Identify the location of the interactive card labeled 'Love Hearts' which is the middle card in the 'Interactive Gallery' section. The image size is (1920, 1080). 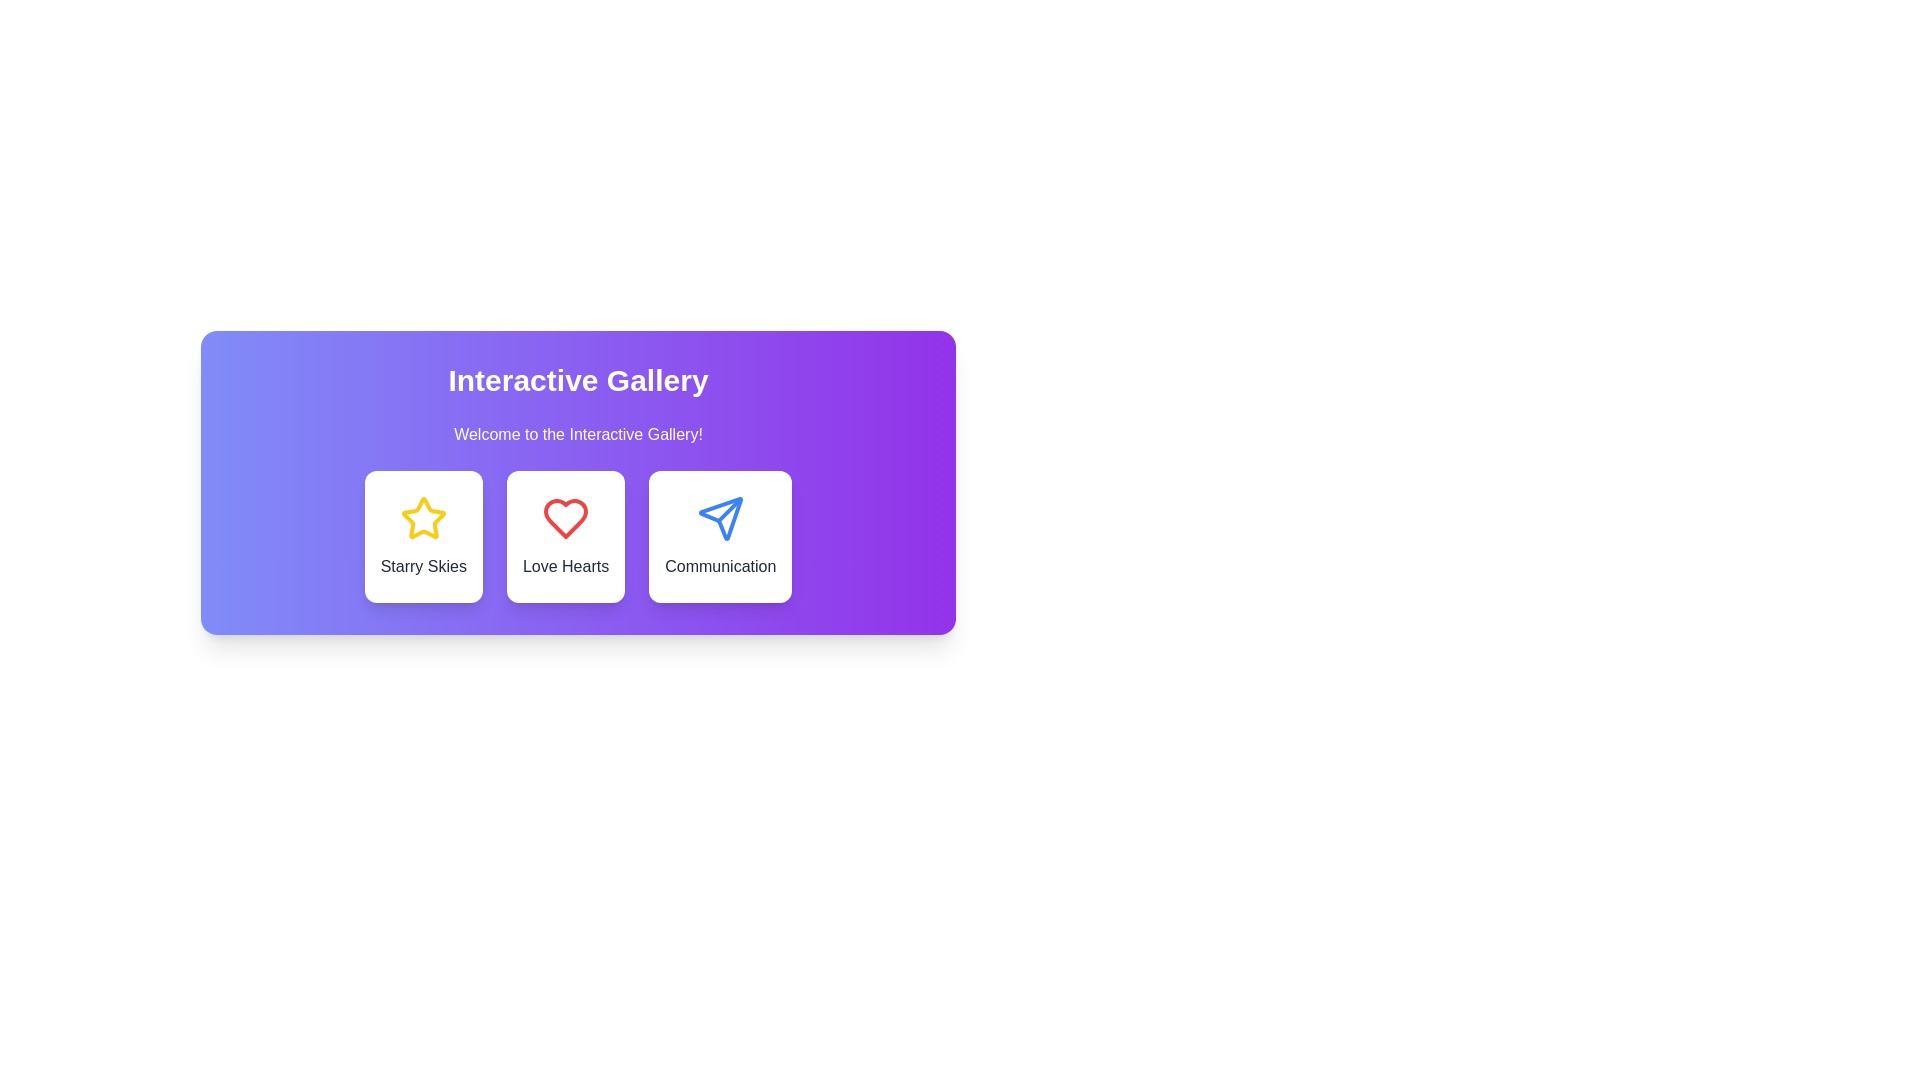
(565, 535).